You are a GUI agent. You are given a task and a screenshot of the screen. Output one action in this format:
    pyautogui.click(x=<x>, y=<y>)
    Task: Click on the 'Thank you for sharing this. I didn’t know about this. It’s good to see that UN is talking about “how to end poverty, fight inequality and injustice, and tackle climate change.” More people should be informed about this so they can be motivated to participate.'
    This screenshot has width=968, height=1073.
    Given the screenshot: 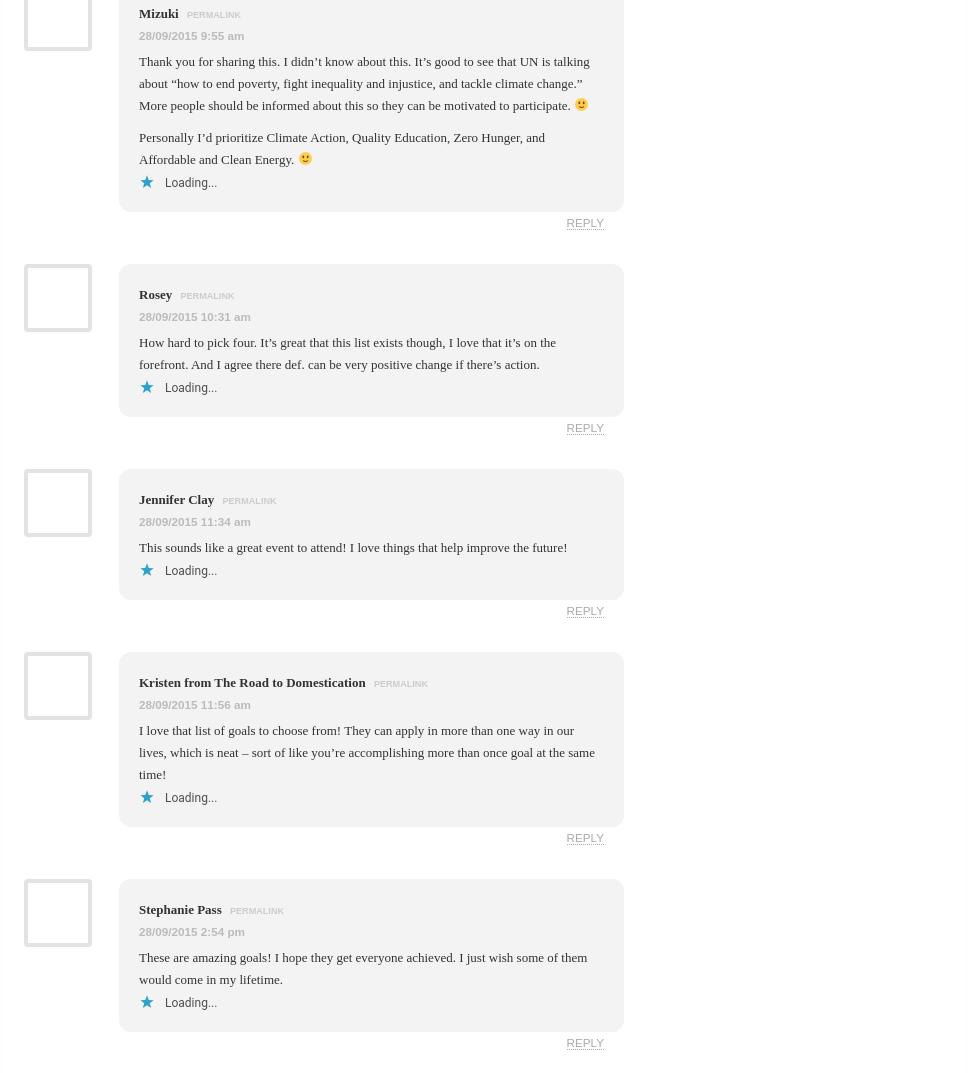 What is the action you would take?
    pyautogui.click(x=363, y=82)
    